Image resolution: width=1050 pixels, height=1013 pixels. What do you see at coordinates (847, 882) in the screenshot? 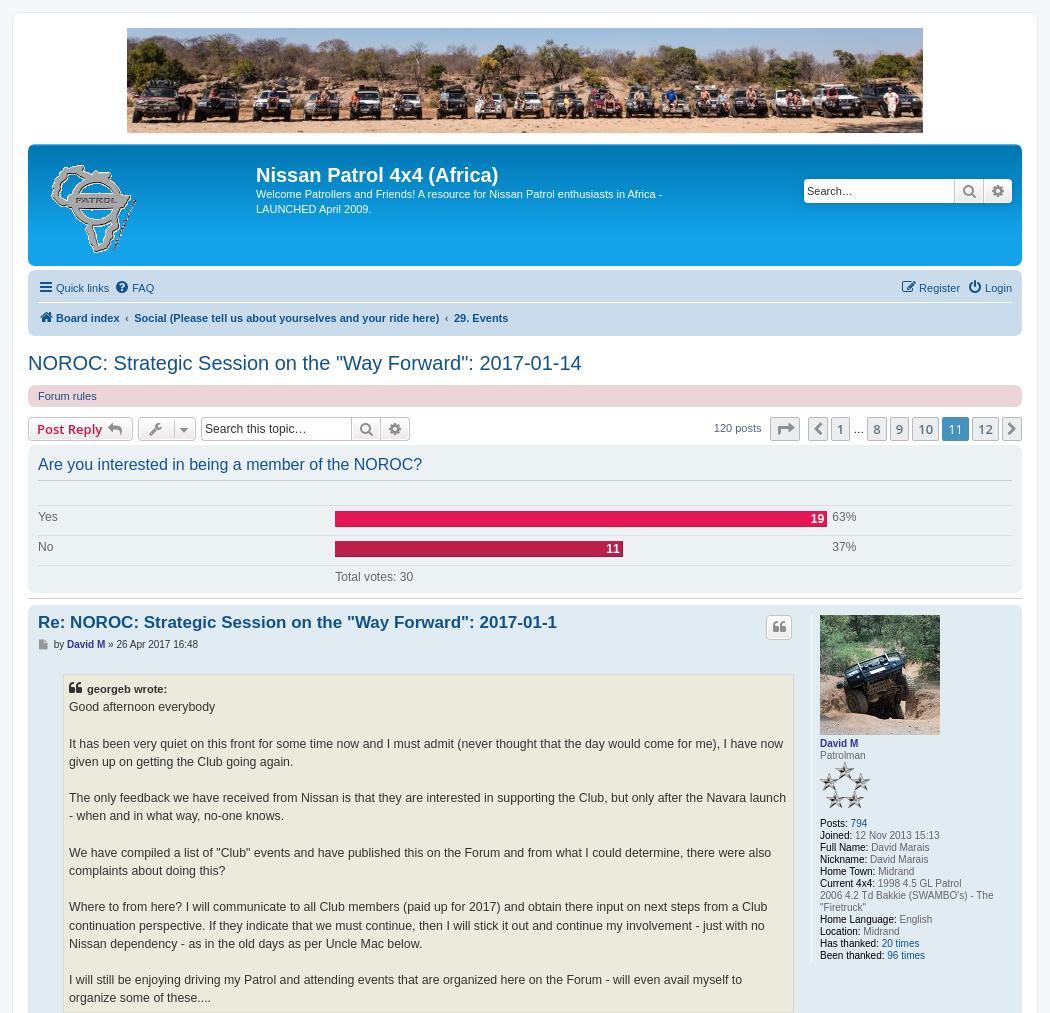
I see `'Current 4x4:'` at bounding box center [847, 882].